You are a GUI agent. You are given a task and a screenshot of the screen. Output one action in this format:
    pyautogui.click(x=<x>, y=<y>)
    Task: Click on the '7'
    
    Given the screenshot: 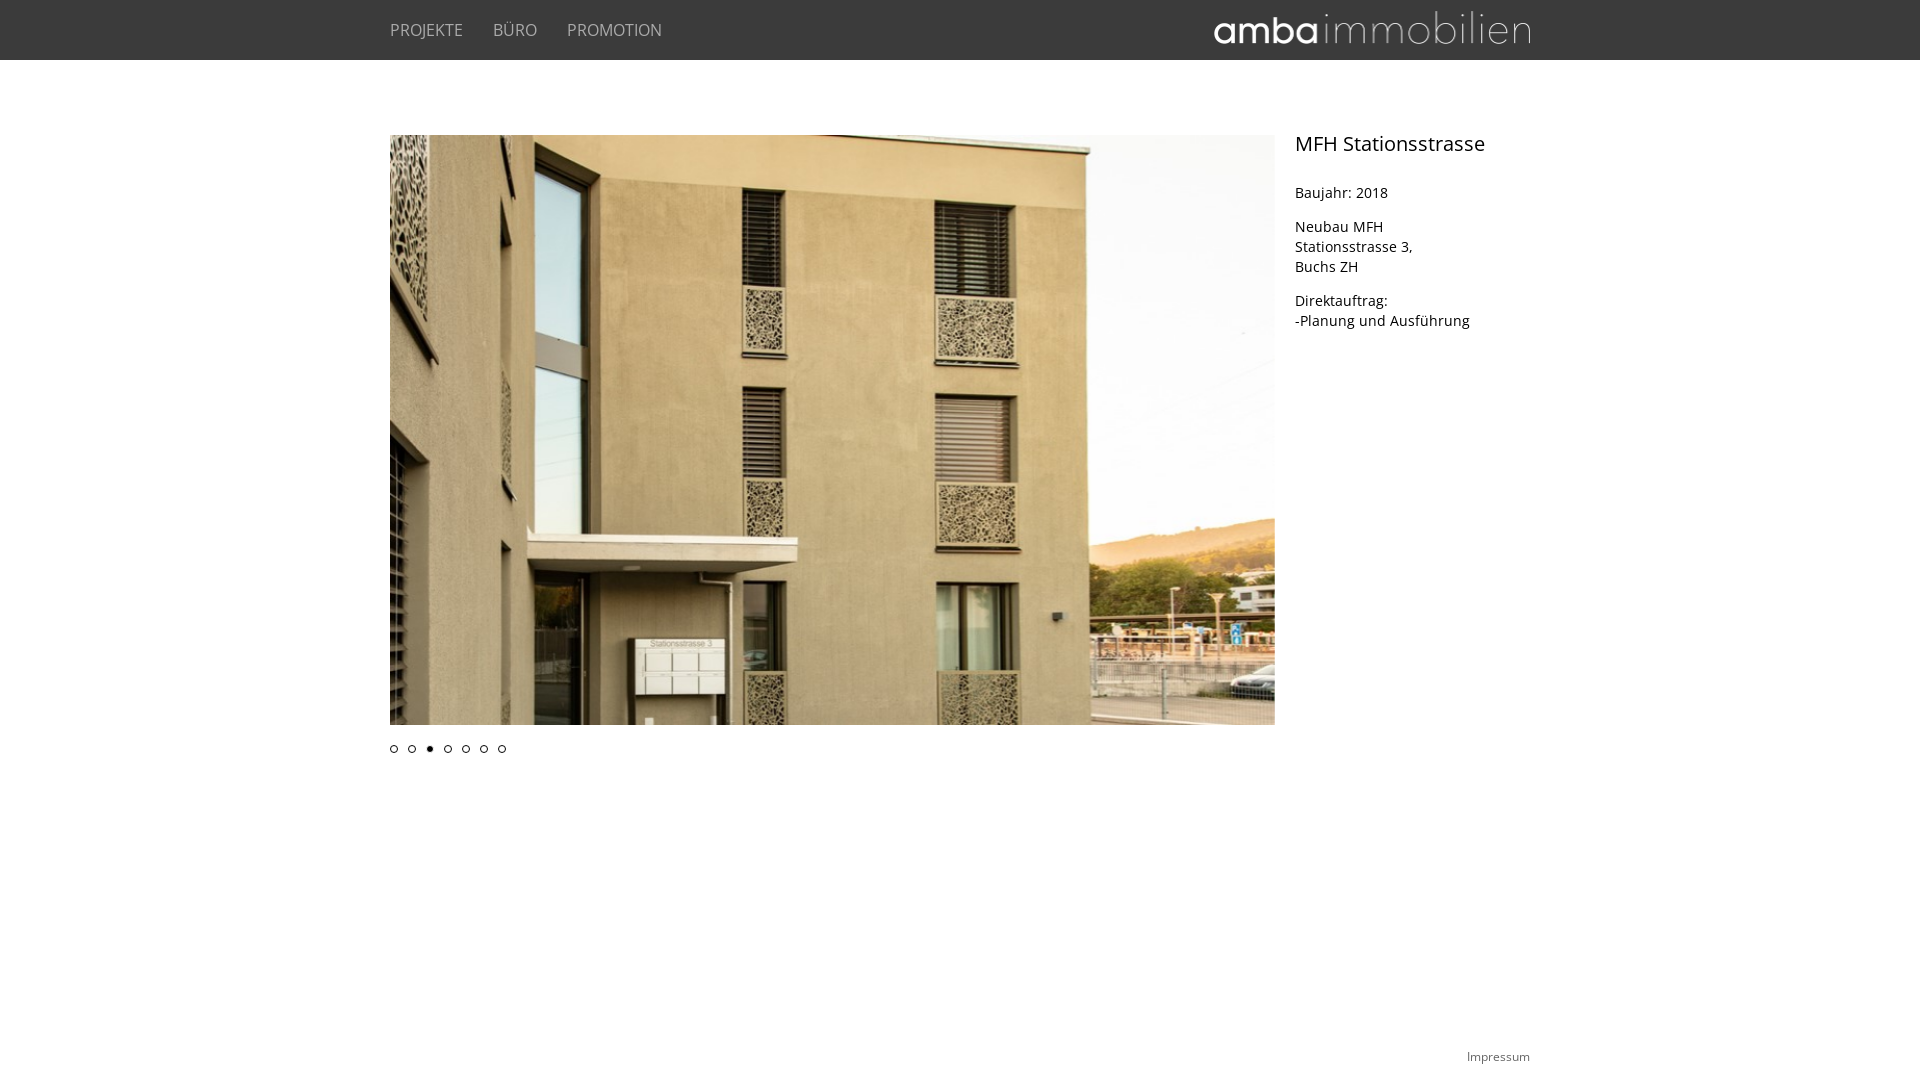 What is the action you would take?
    pyautogui.click(x=502, y=748)
    